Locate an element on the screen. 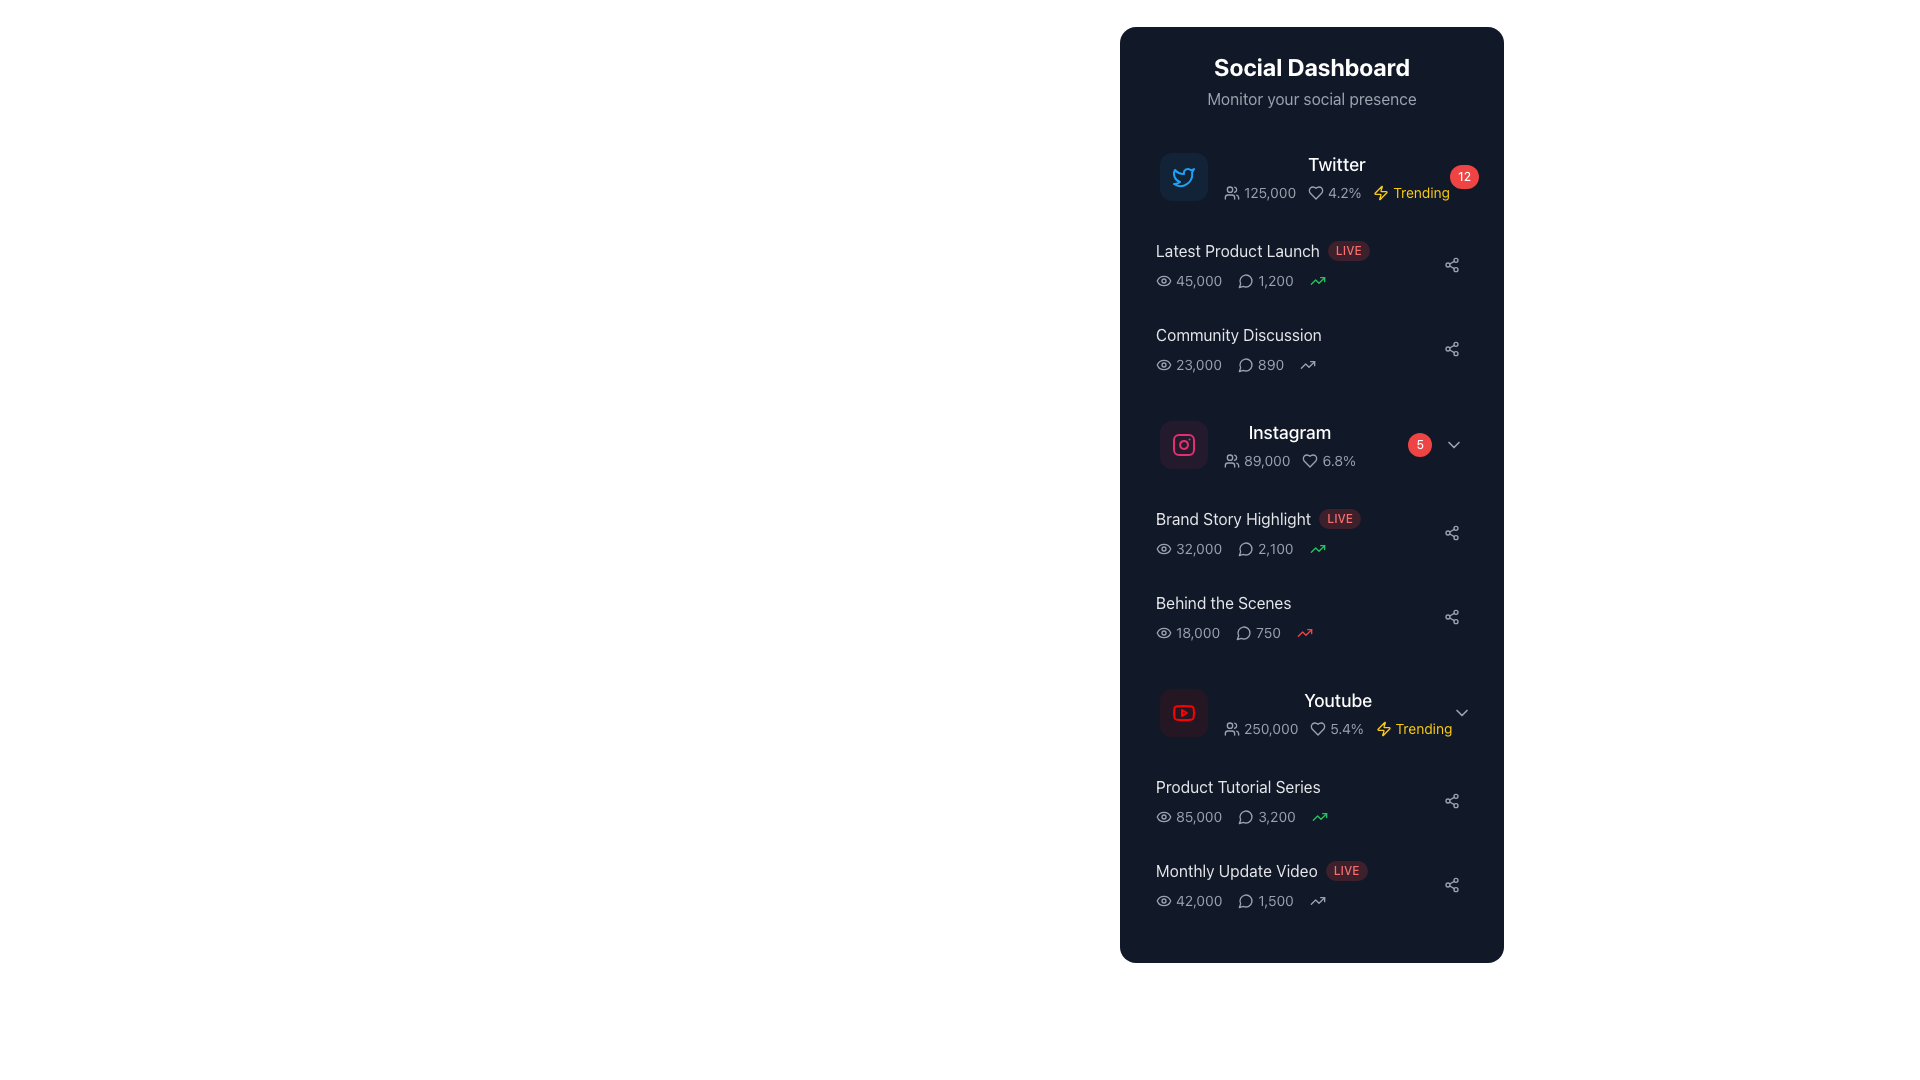 The height and width of the screenshot is (1080, 1920). the area adjacent to the Instagram statistics in the Composite informational text and icon group is located at coordinates (1289, 461).